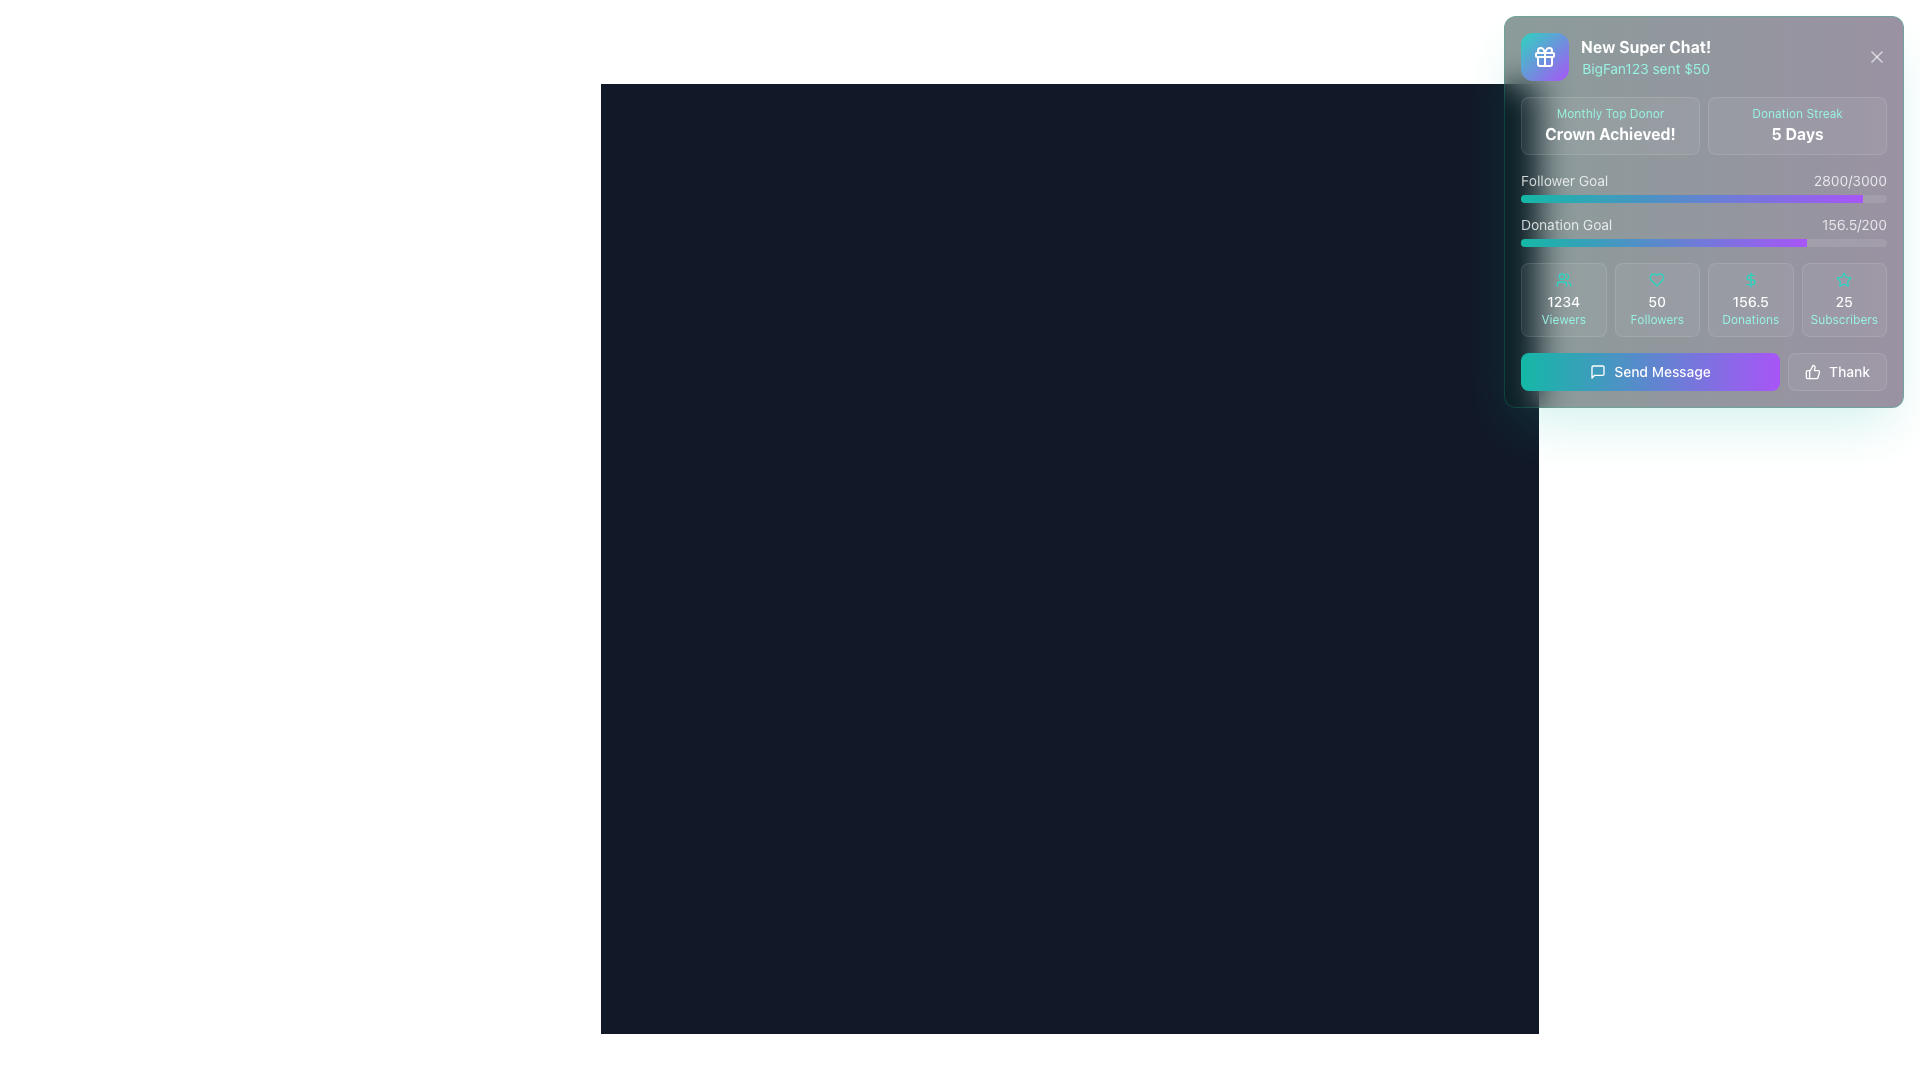  I want to click on the Progress indicator bar element that is a horizontal bar with a gradient color transition from teal to purple, located within the 'Donation Goal' progress bar below the 'Donation Goal' label, so click(1664, 242).